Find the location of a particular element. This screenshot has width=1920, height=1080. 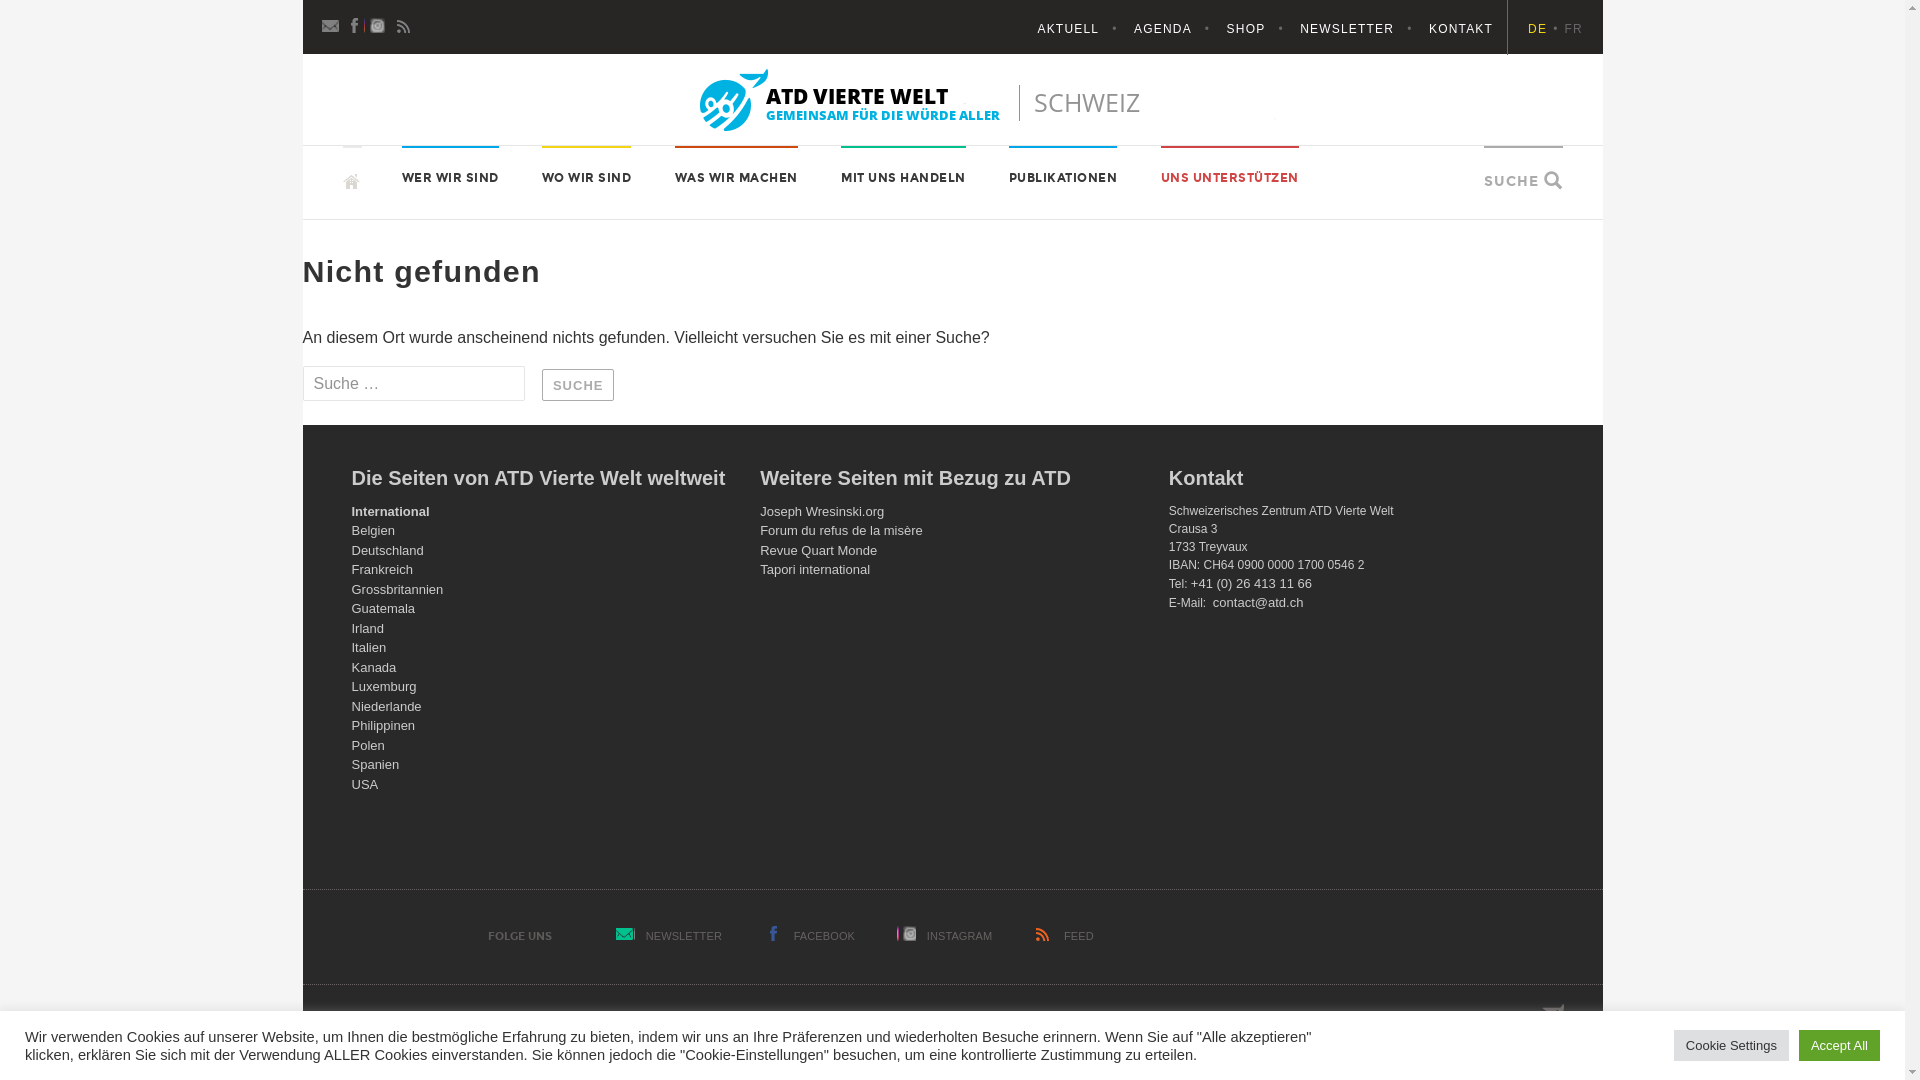

'Spanien' is located at coordinates (375, 764).